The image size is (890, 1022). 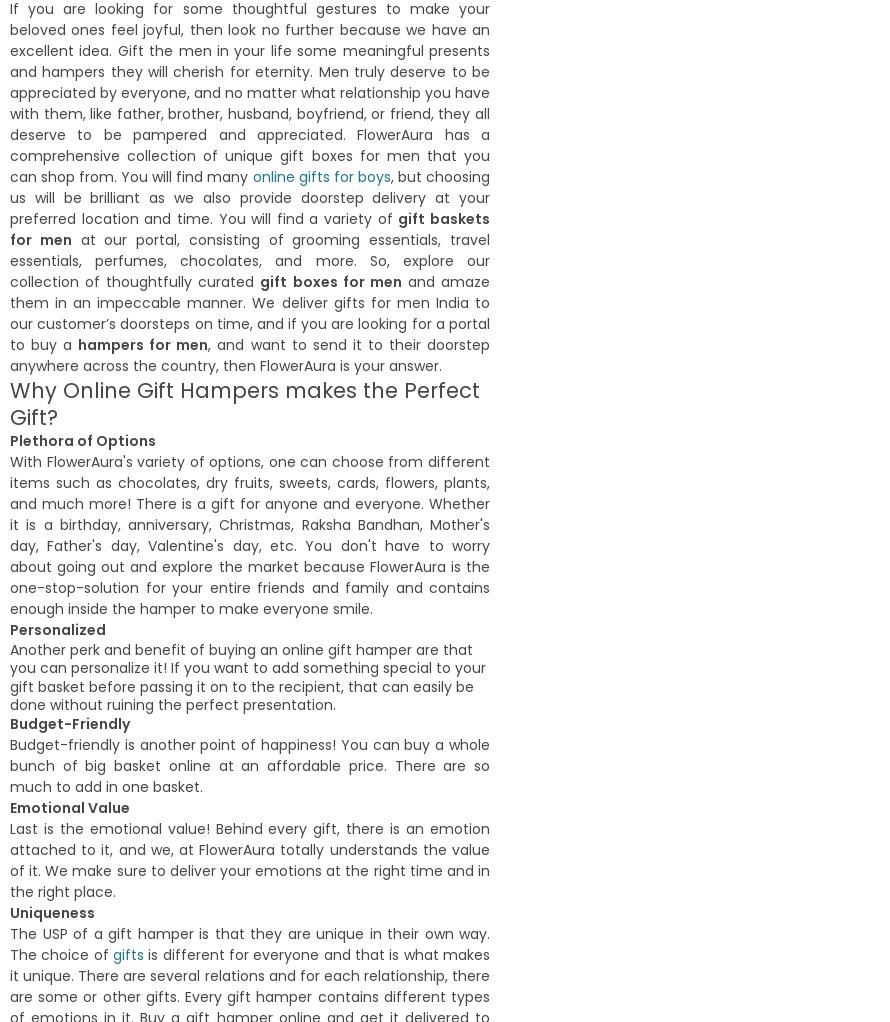 What do you see at coordinates (265, 345) in the screenshot?
I see `'Manisha Somaiya'` at bounding box center [265, 345].